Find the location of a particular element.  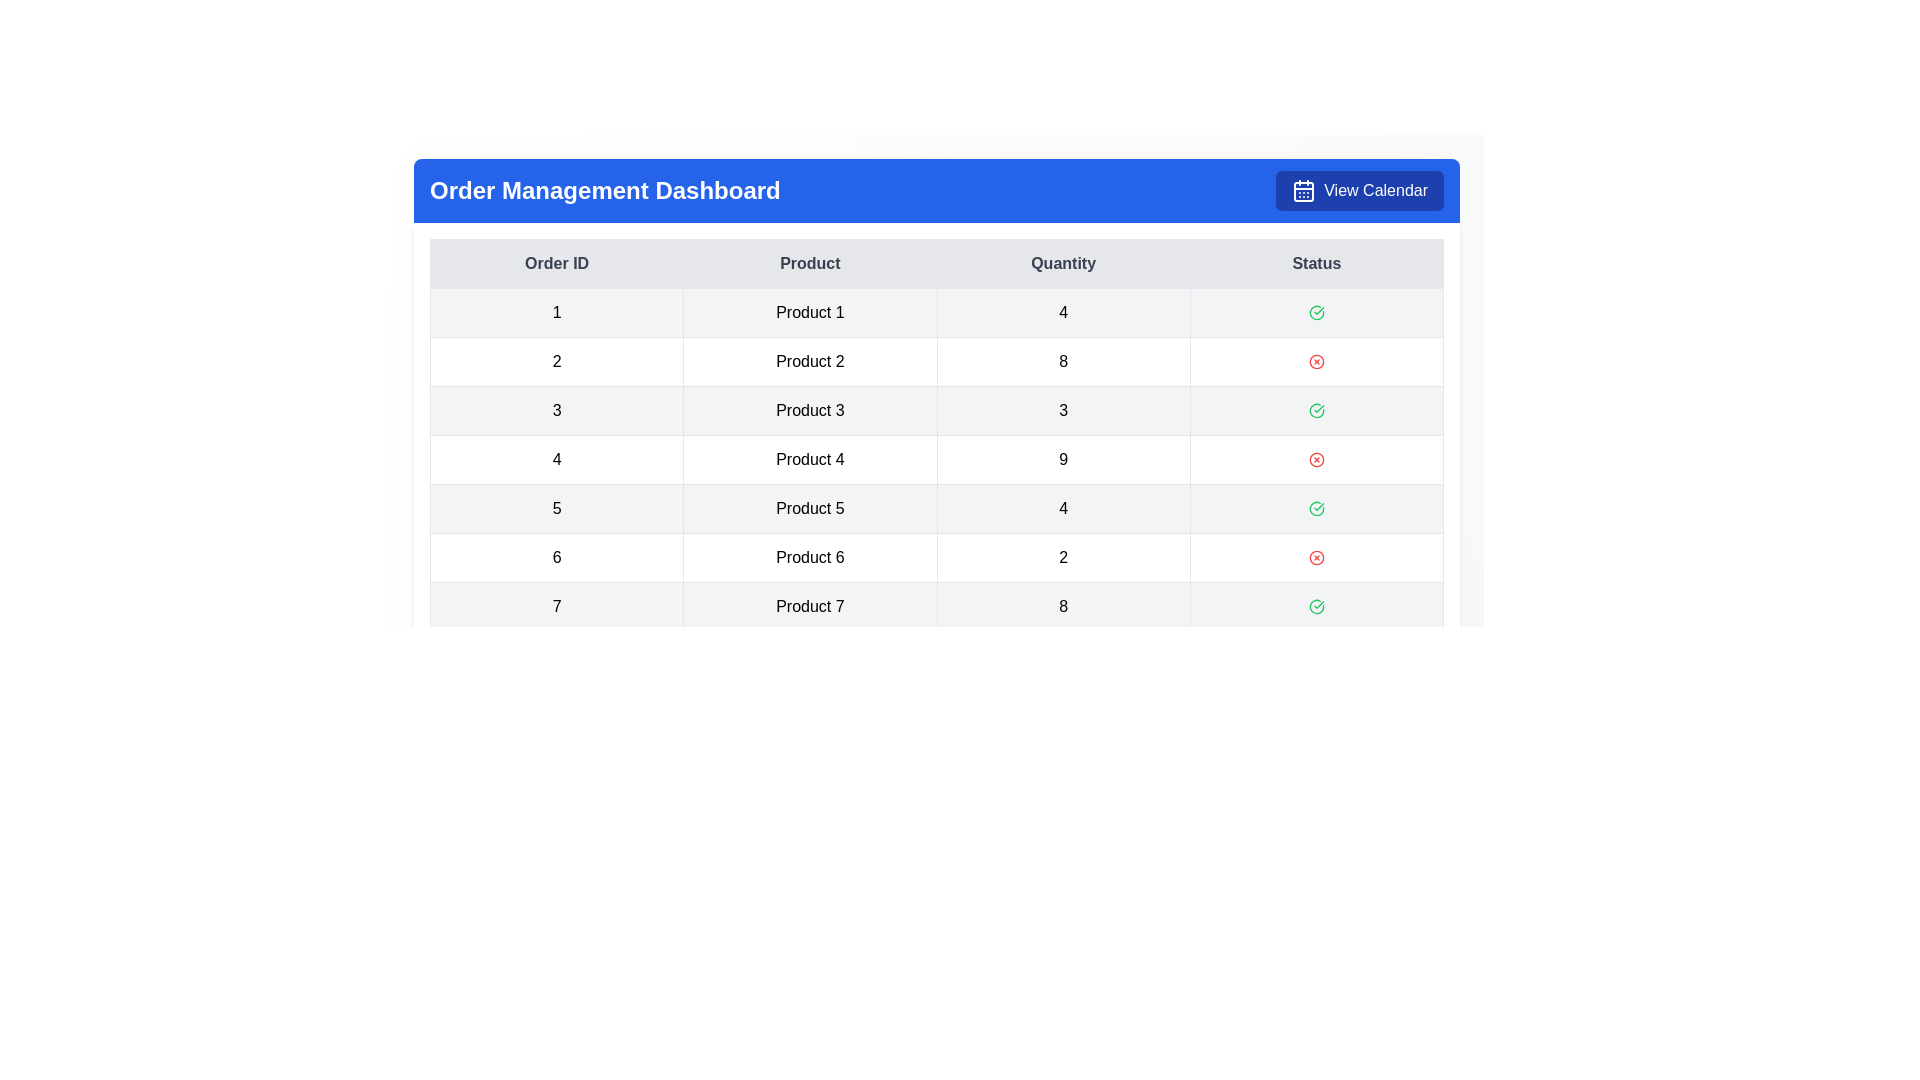

the 'View Calendar' button located in the header is located at coordinates (1359, 191).